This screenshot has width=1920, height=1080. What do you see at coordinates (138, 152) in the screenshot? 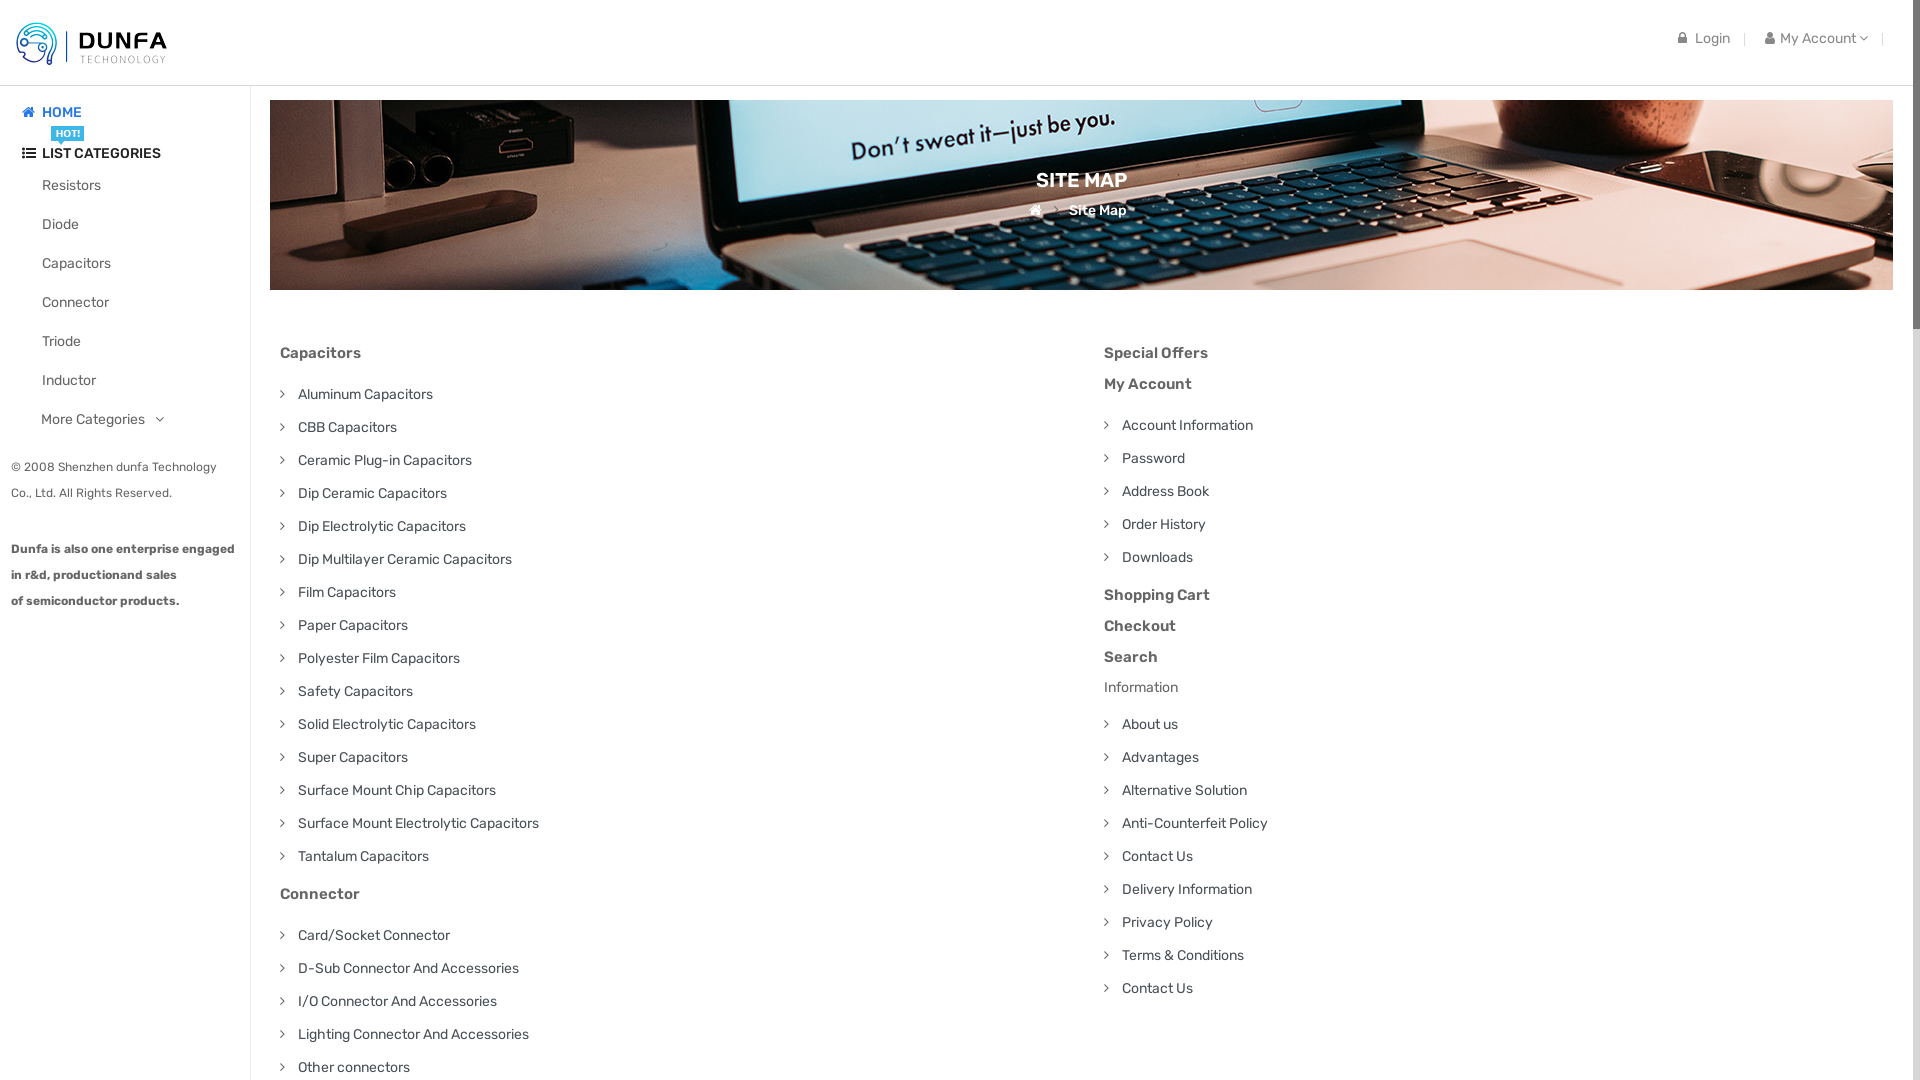
I see `'LIST CATEGORIES'` at bounding box center [138, 152].